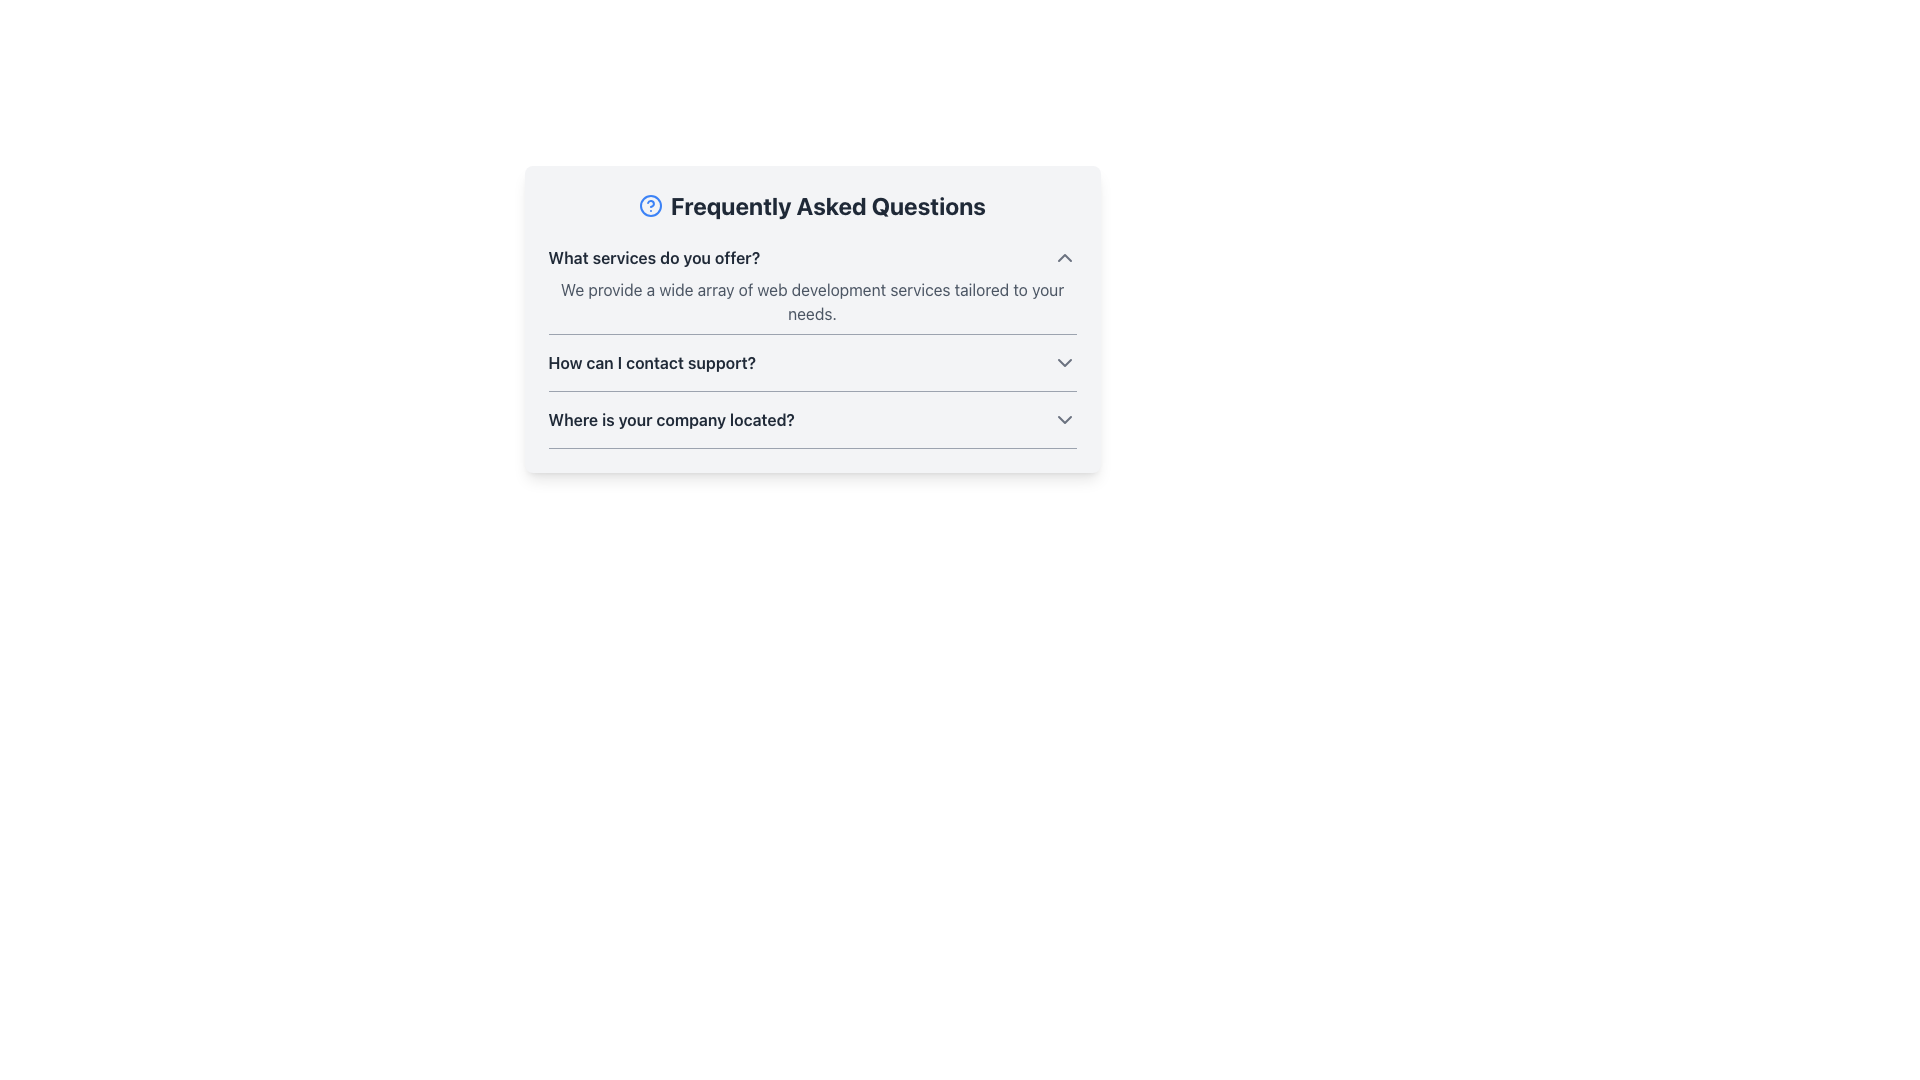  I want to click on the text label that reads 'Where is your company located?' in the Frequently Asked Questions section, so click(671, 419).